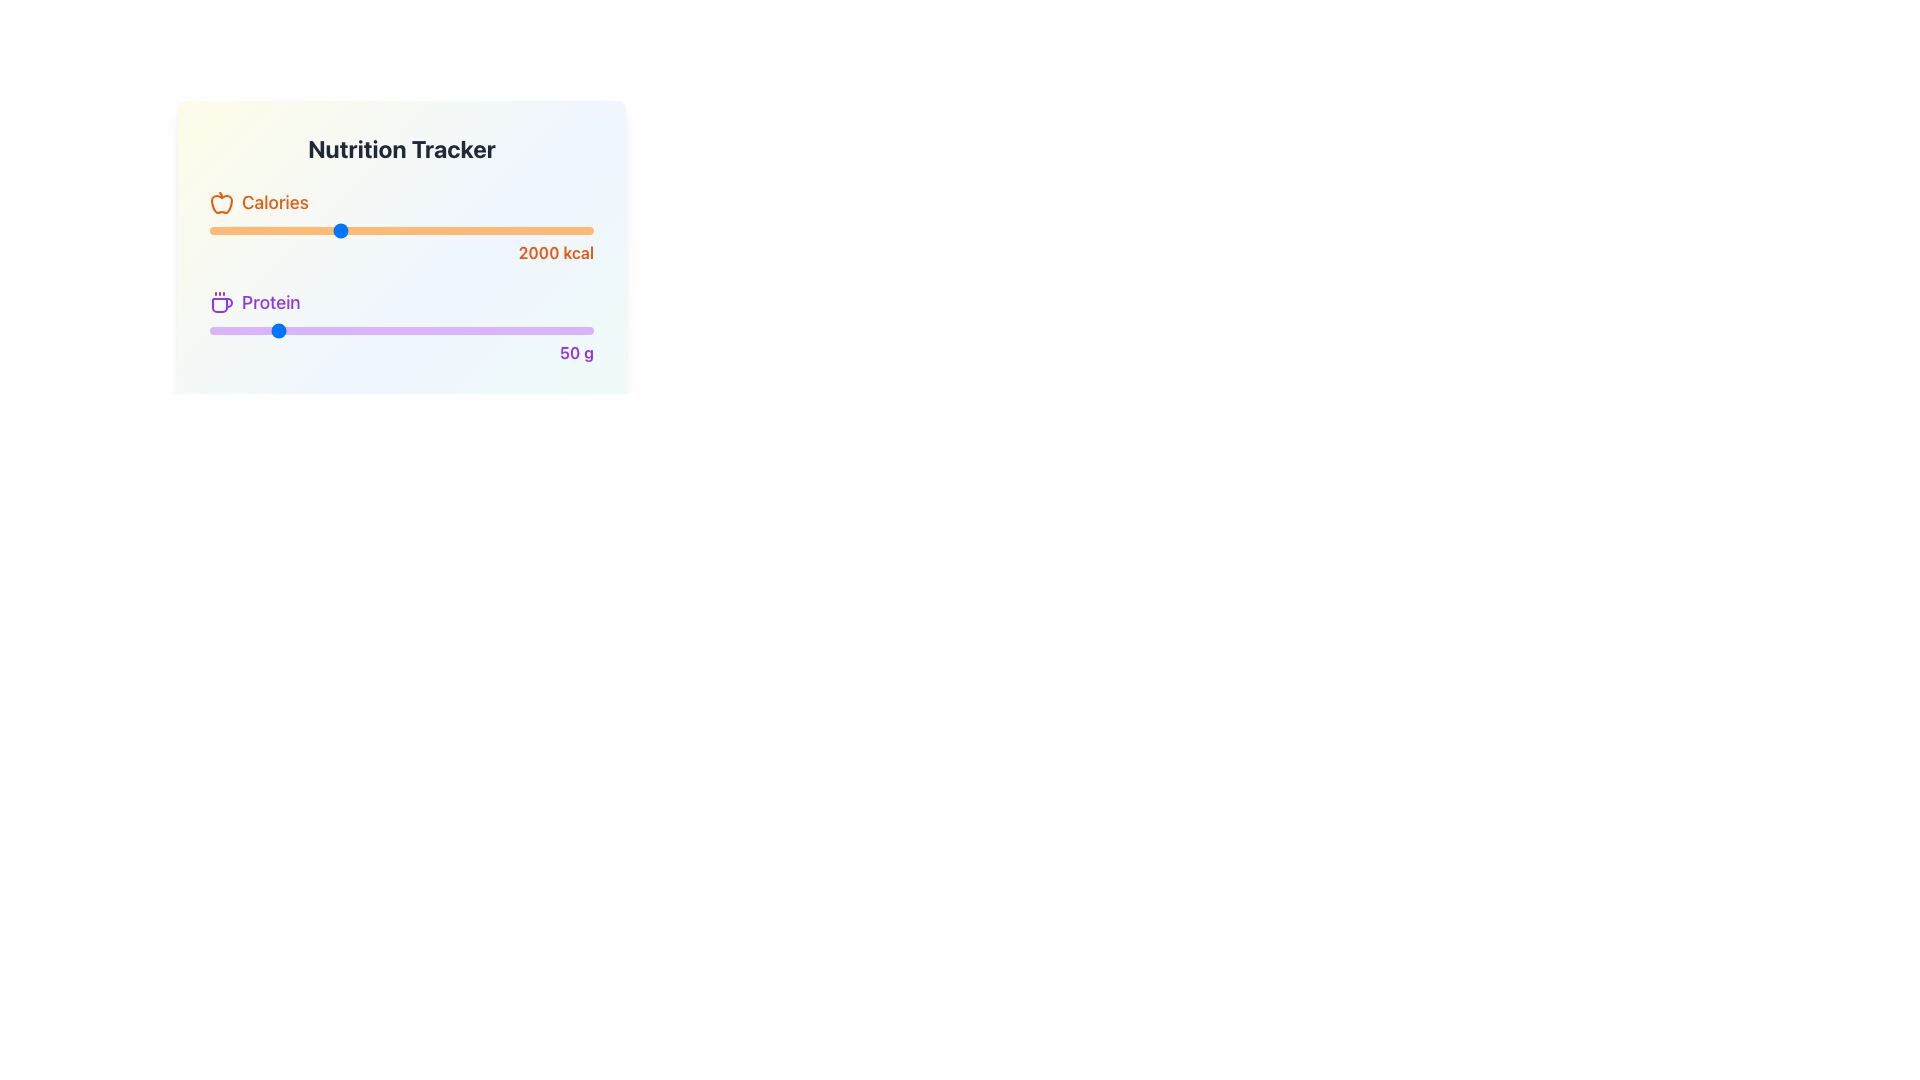 The width and height of the screenshot is (1920, 1080). Describe the element at coordinates (350, 330) in the screenshot. I see `protein quantity` at that location.